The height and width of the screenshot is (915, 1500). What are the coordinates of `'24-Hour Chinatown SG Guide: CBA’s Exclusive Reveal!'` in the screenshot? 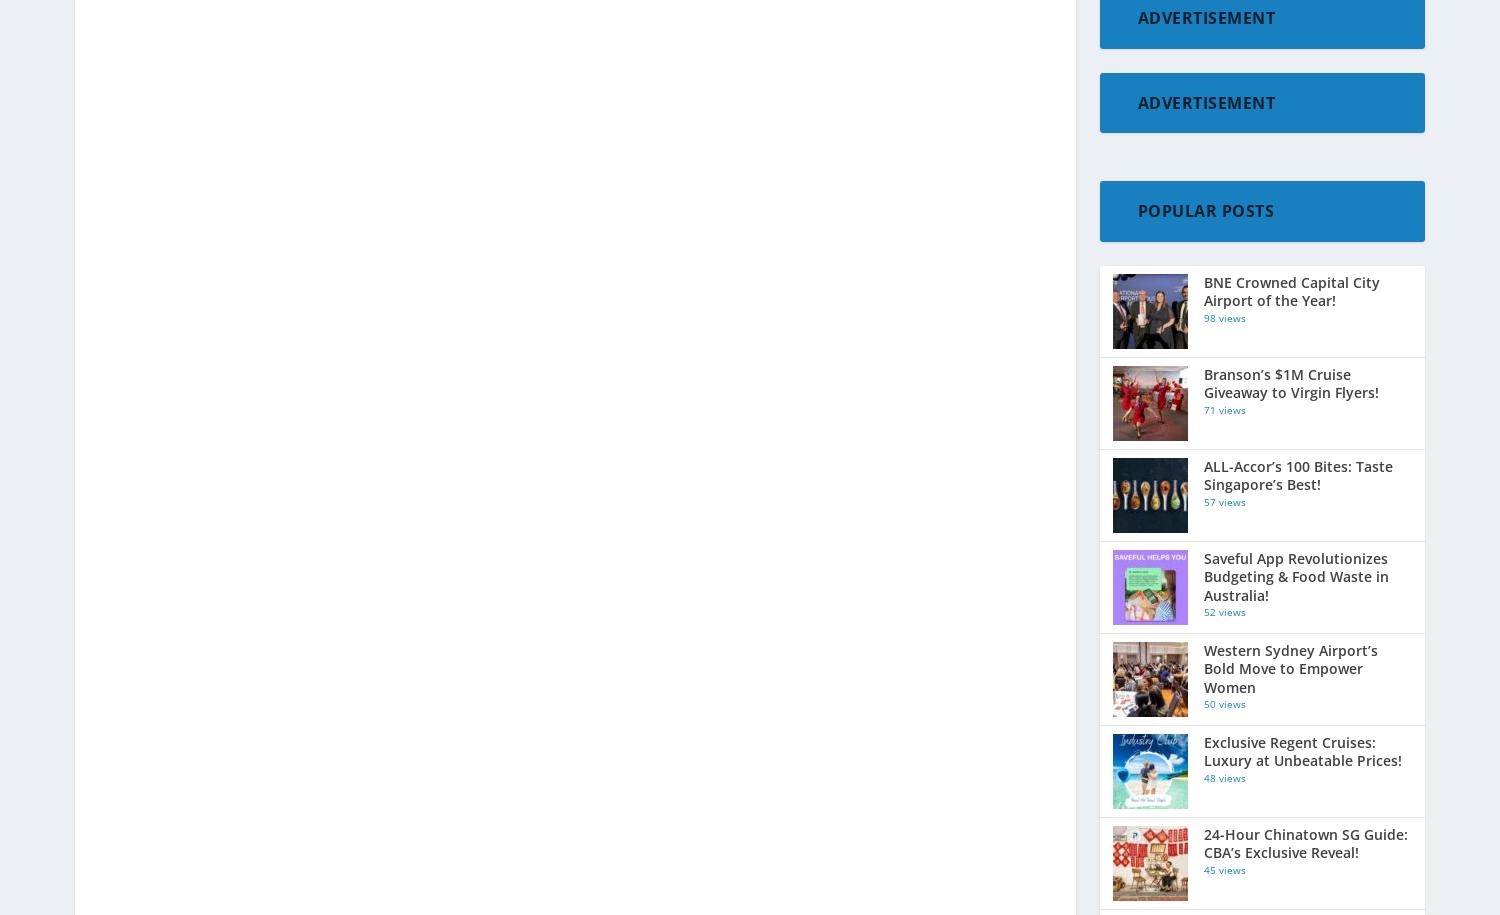 It's located at (1305, 843).